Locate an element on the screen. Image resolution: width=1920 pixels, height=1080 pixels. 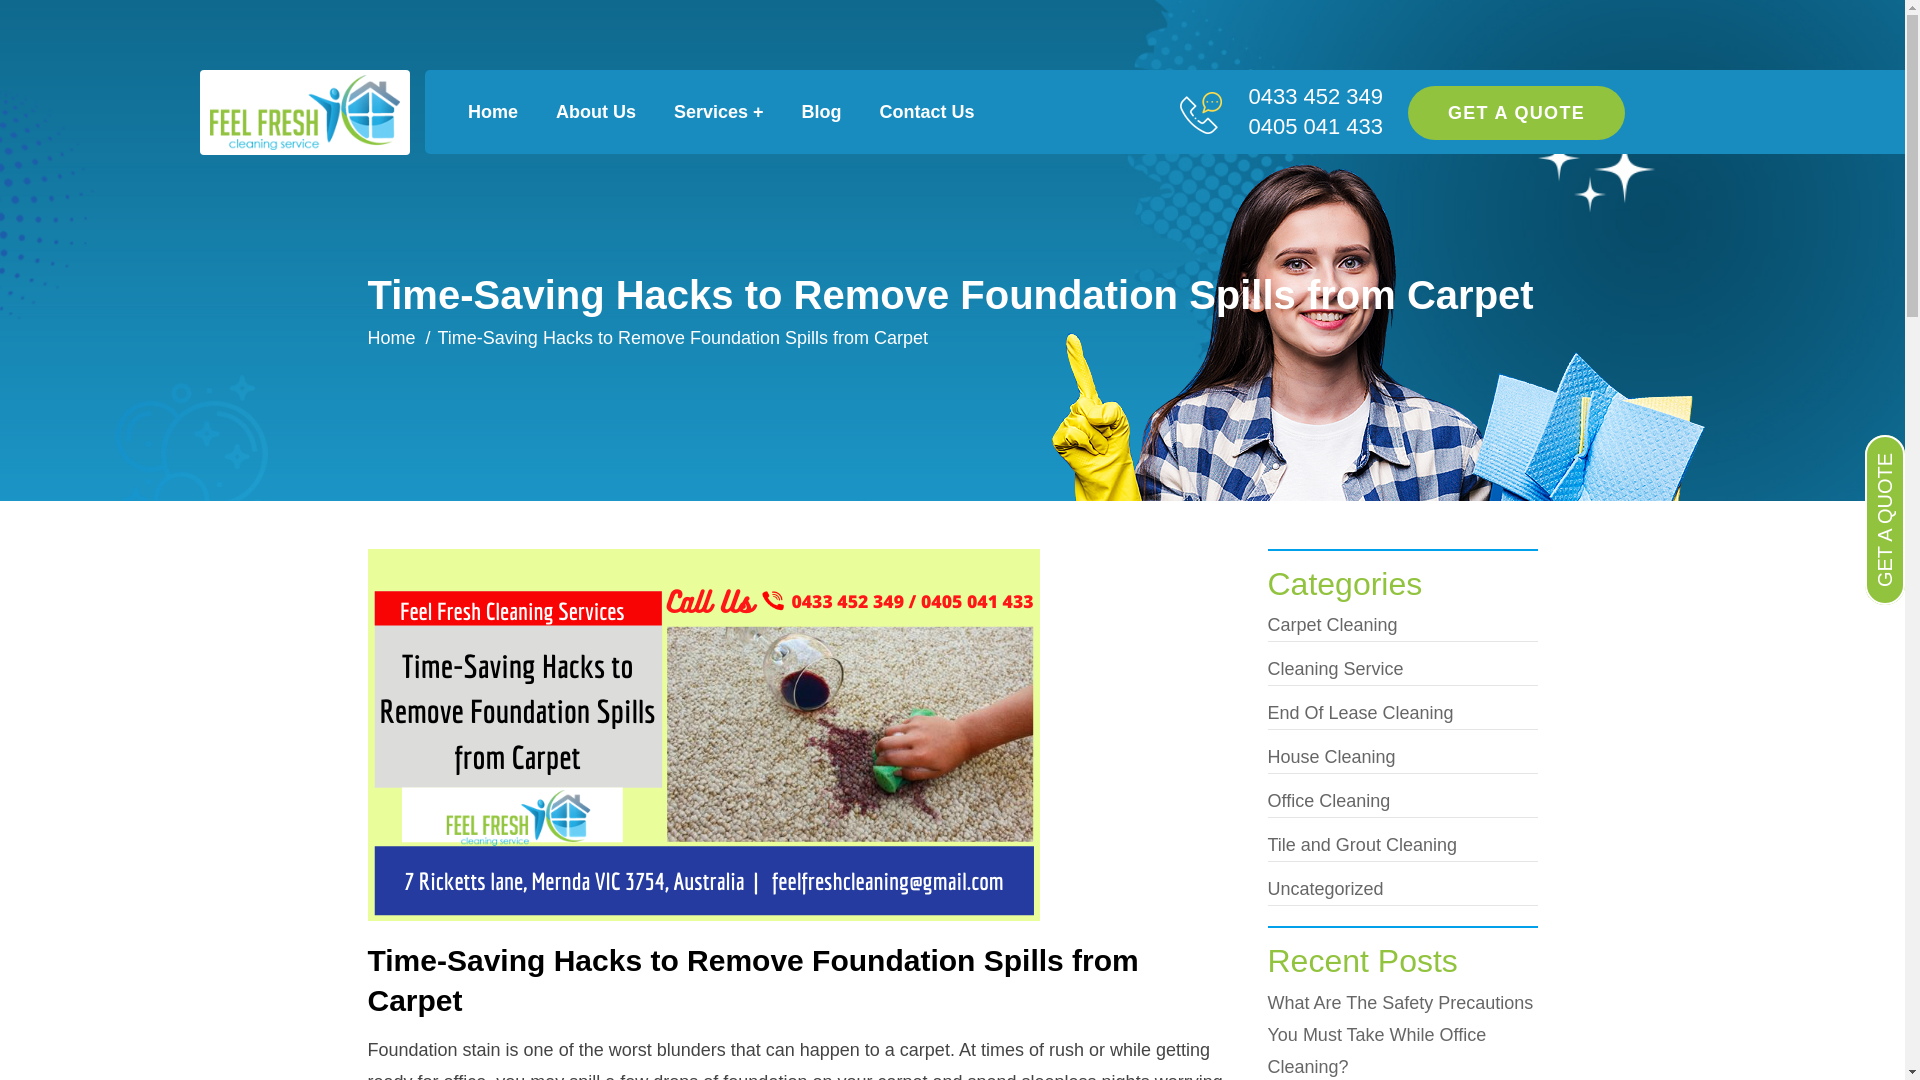
'End Of Lease Cleaning' is located at coordinates (1401, 712).